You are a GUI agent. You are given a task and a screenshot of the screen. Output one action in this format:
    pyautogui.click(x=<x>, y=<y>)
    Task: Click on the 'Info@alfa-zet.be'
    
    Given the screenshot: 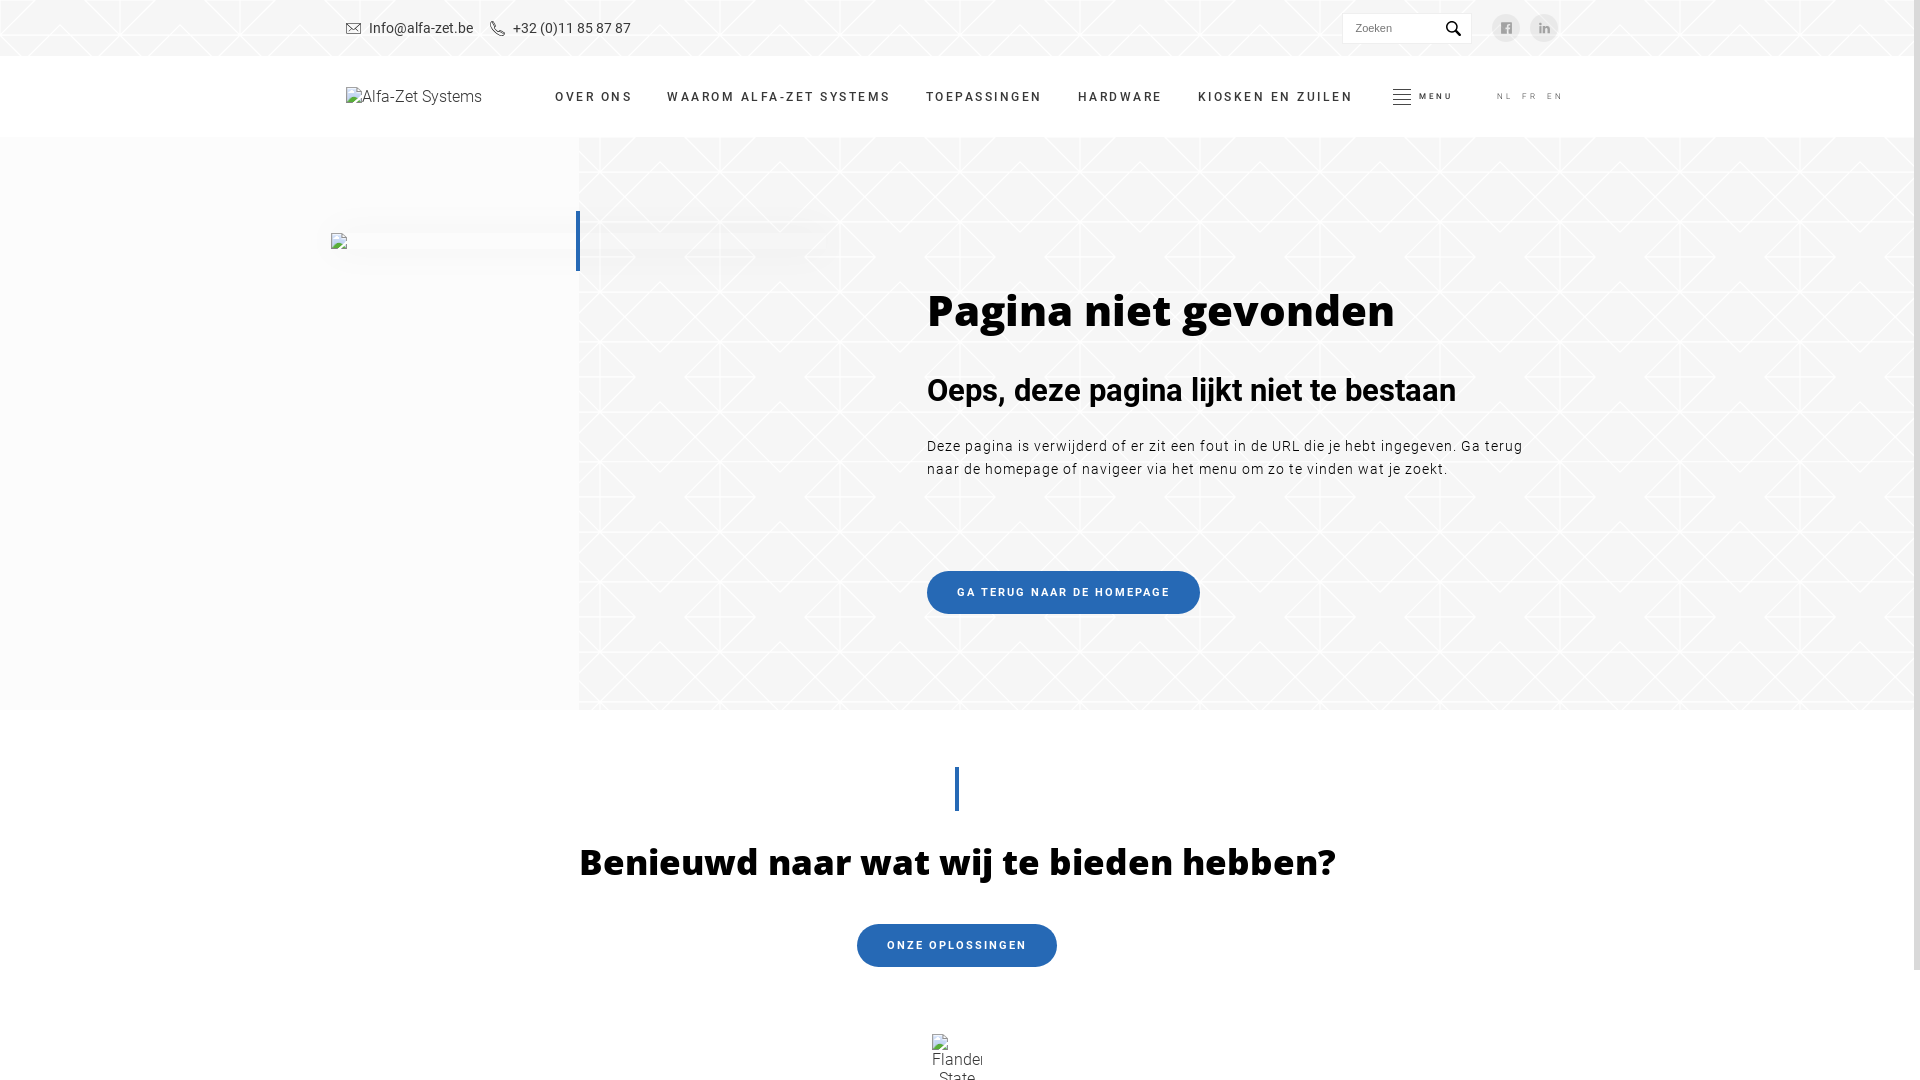 What is the action you would take?
    pyautogui.click(x=408, y=27)
    